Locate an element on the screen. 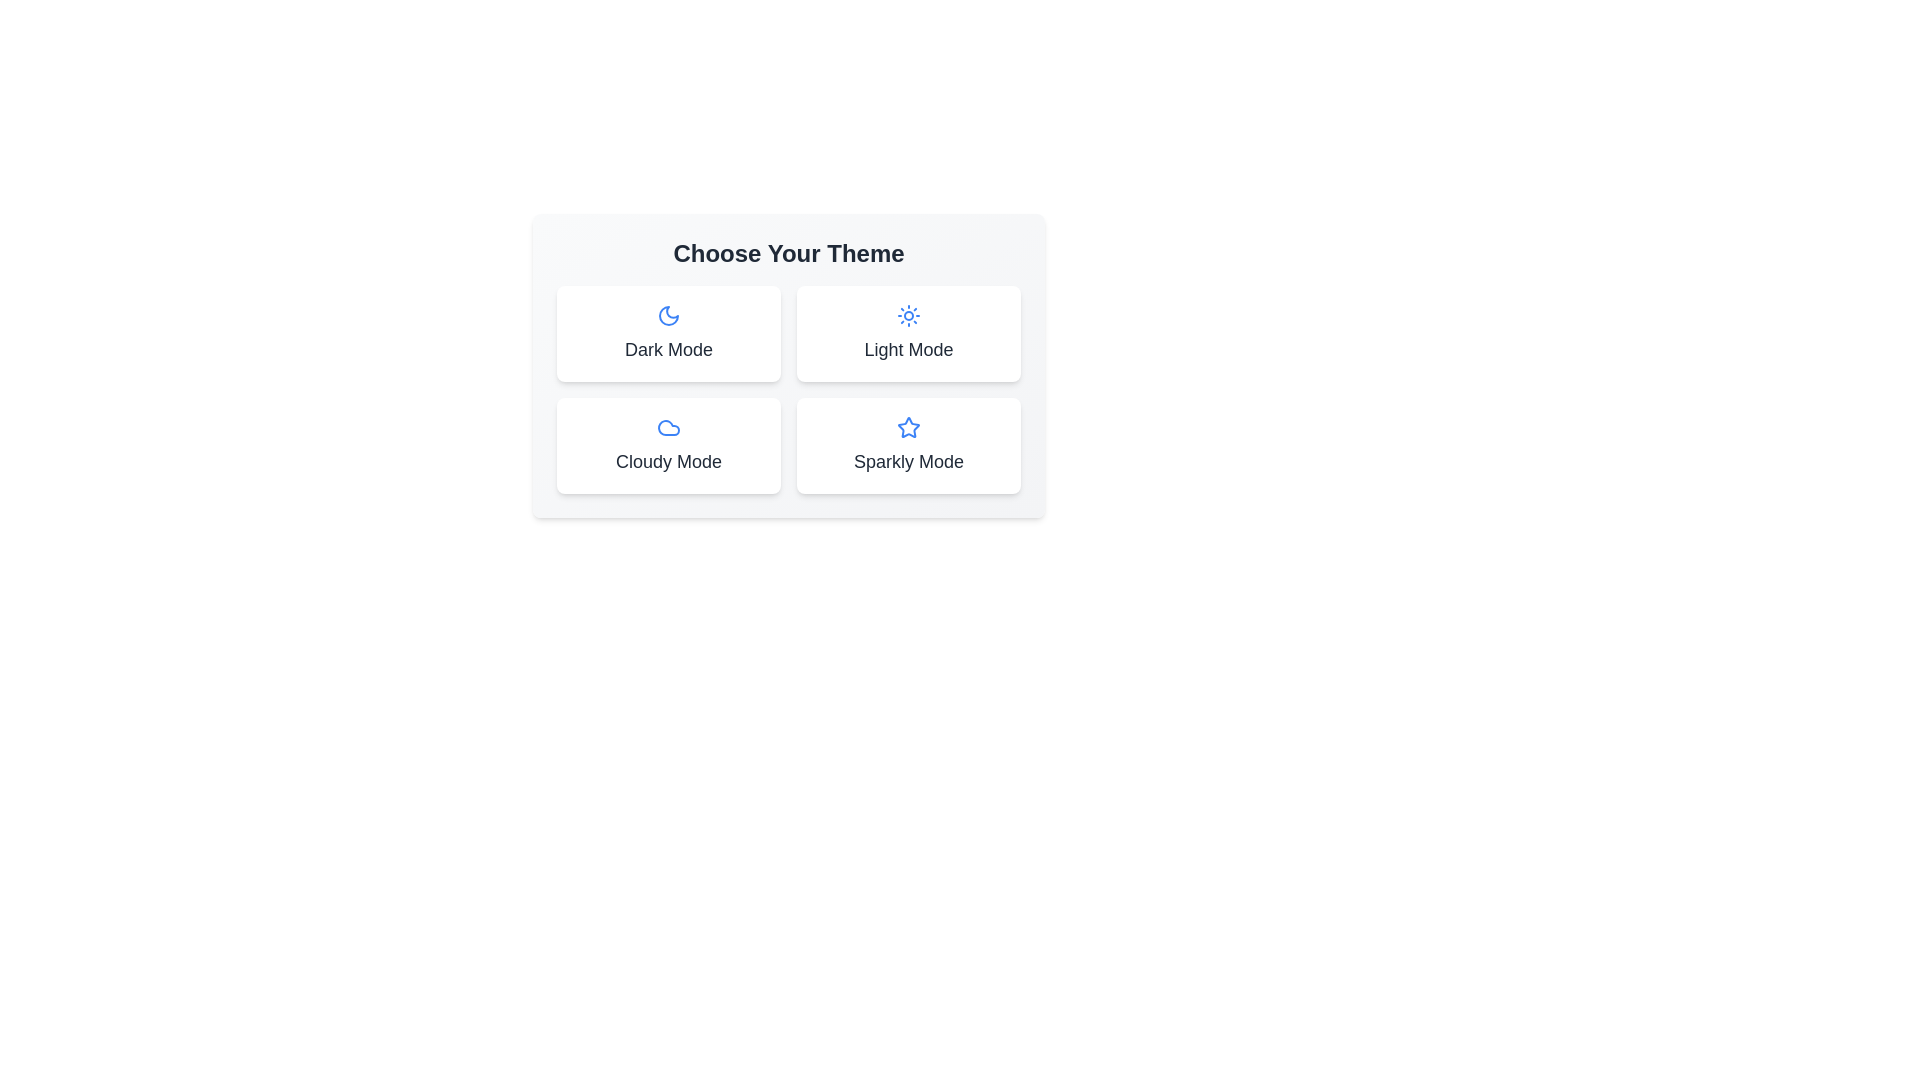  the 'Dark Mode' icon is located at coordinates (668, 315).